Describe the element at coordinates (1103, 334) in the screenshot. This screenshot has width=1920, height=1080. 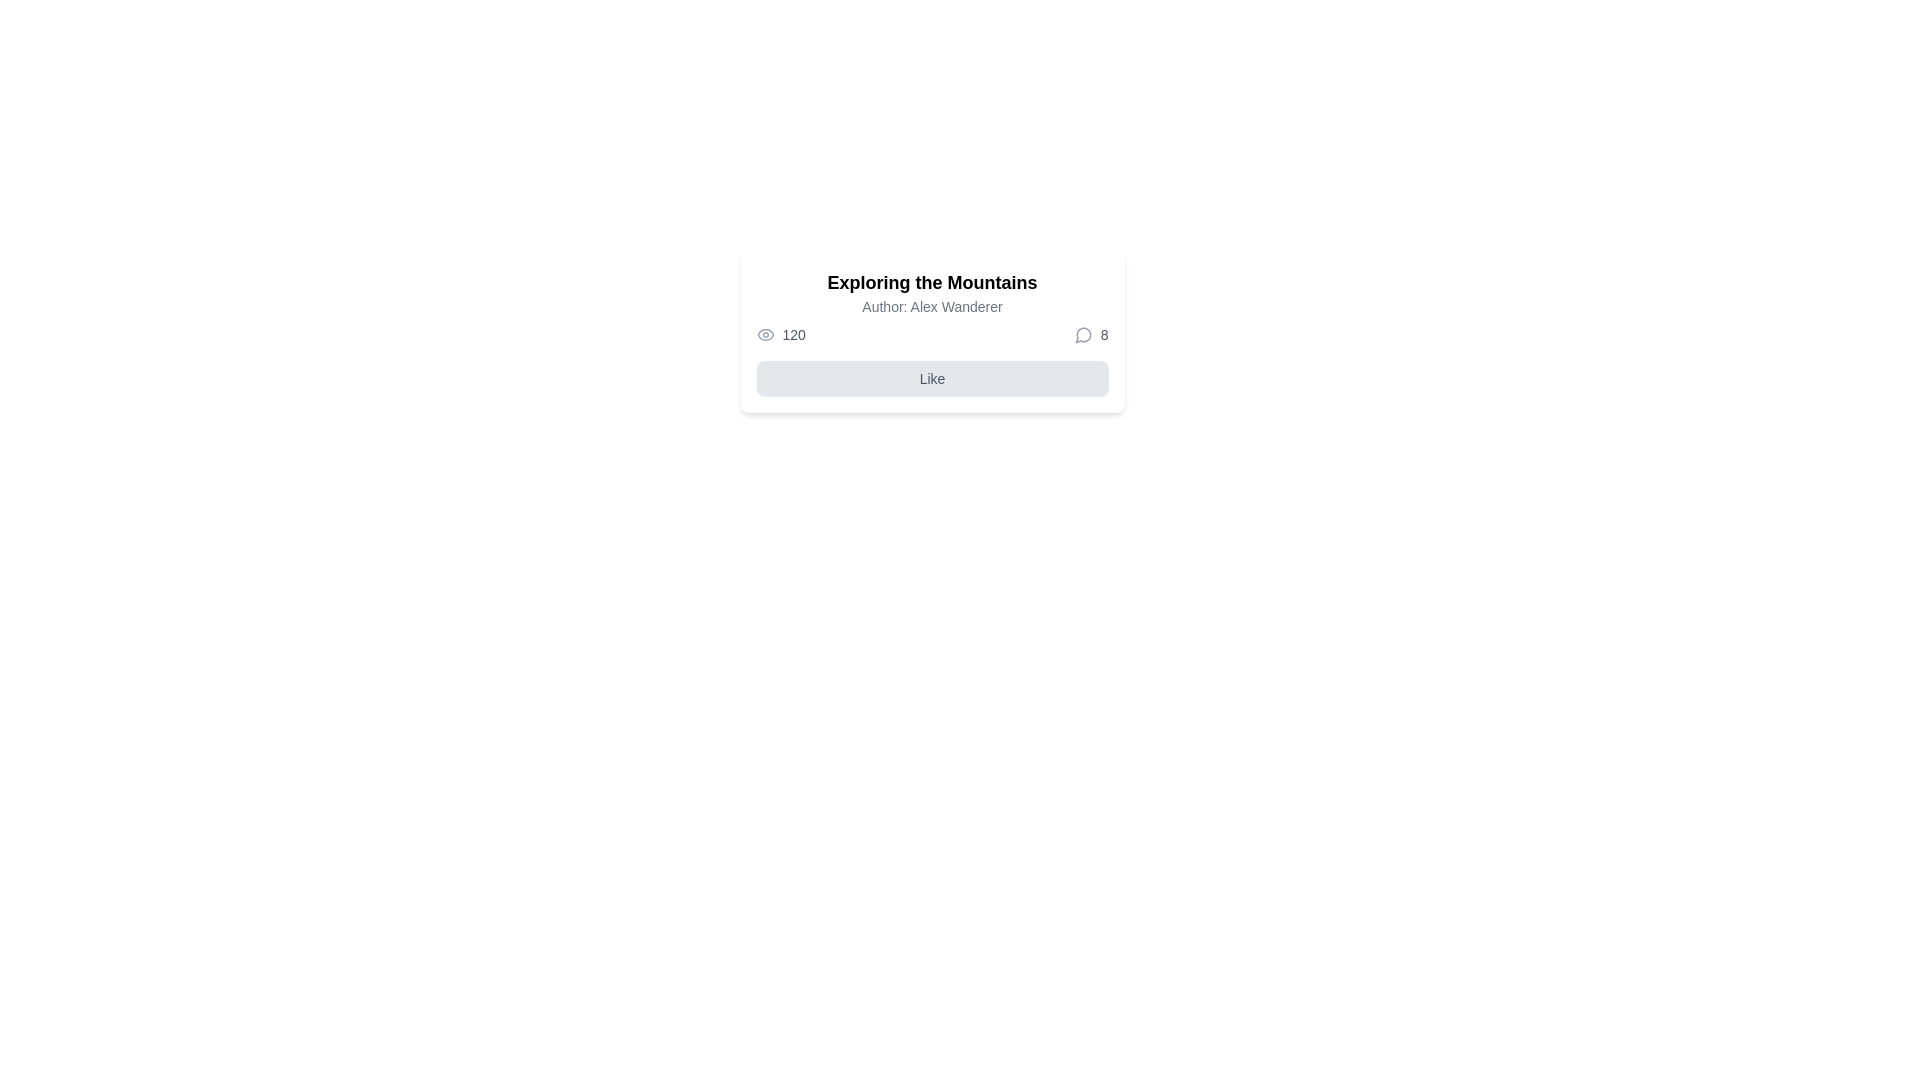
I see `numeric data displayed in the Text Label positioned to the right of the speech-bubble-style icon, which indicates the count of comments or interactions` at that location.